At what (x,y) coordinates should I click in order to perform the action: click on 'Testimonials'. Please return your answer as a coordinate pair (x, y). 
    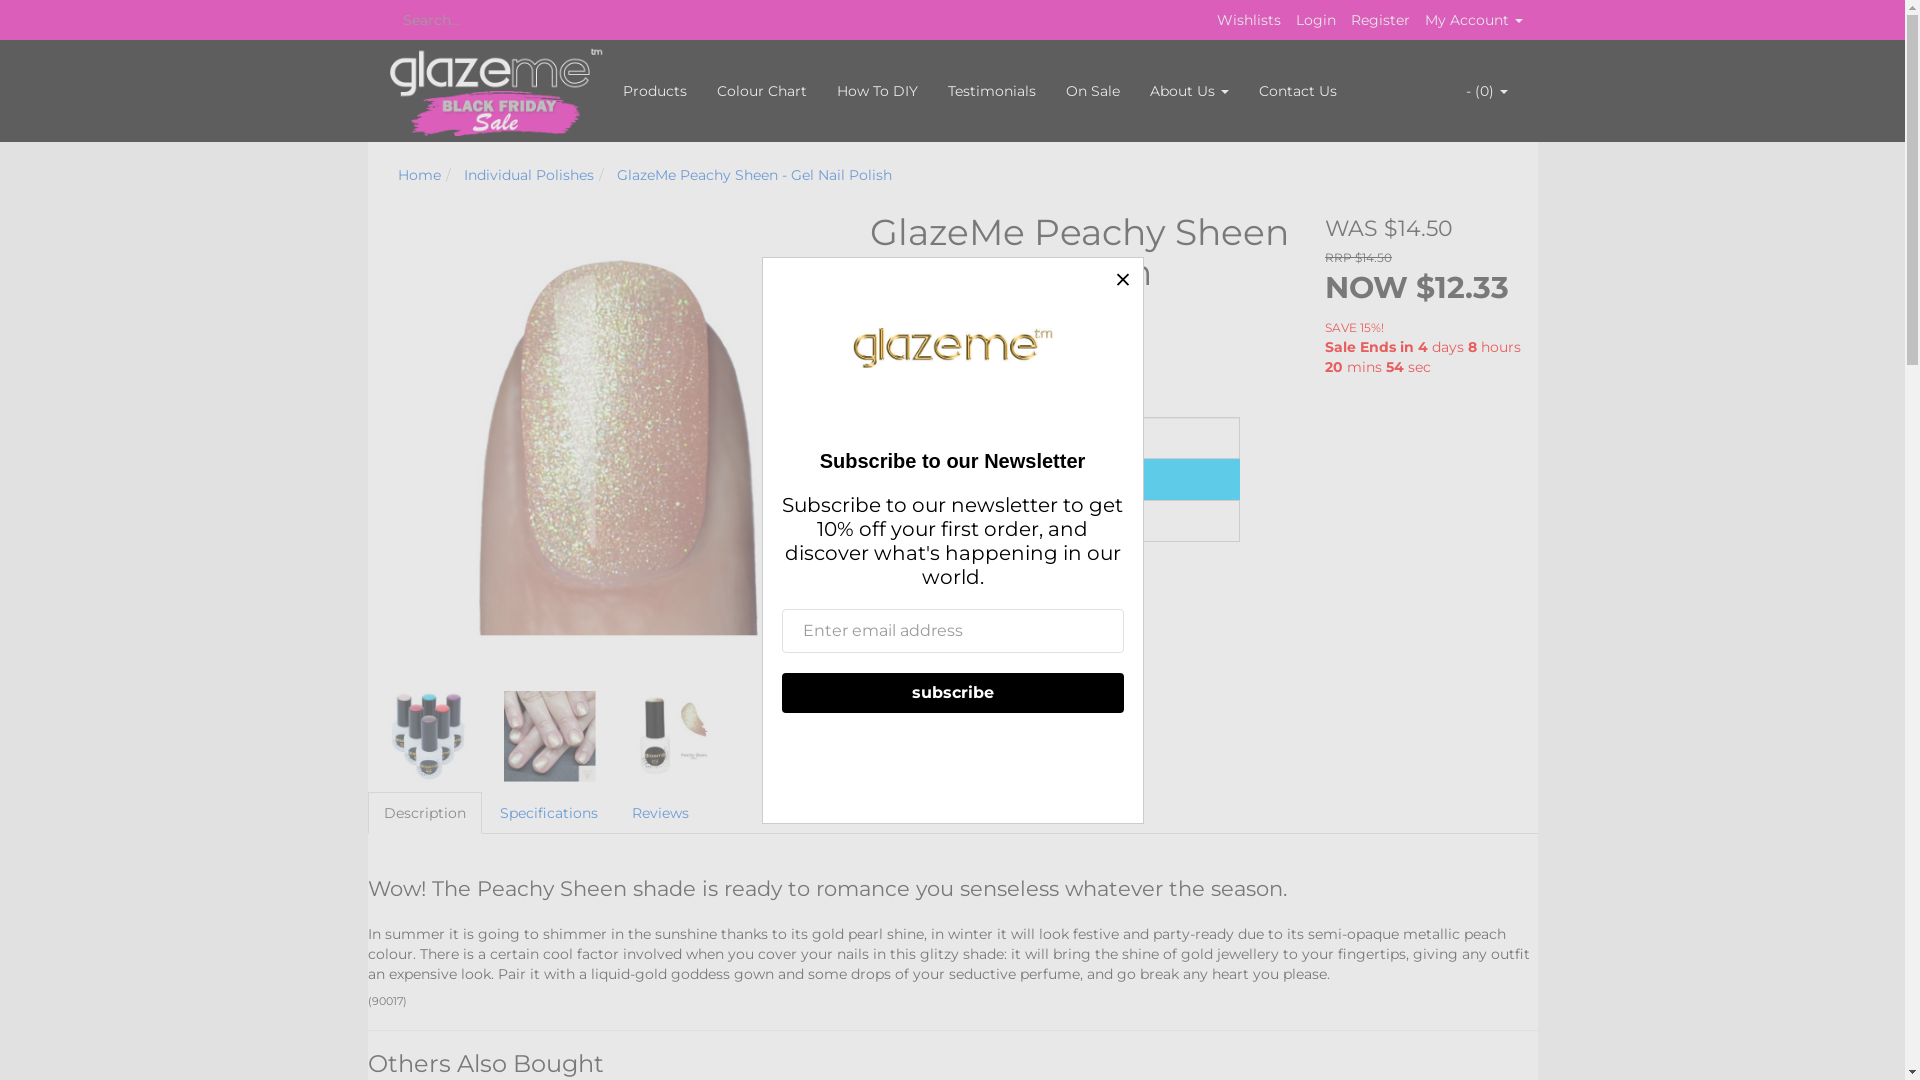
    Looking at the image, I should click on (990, 91).